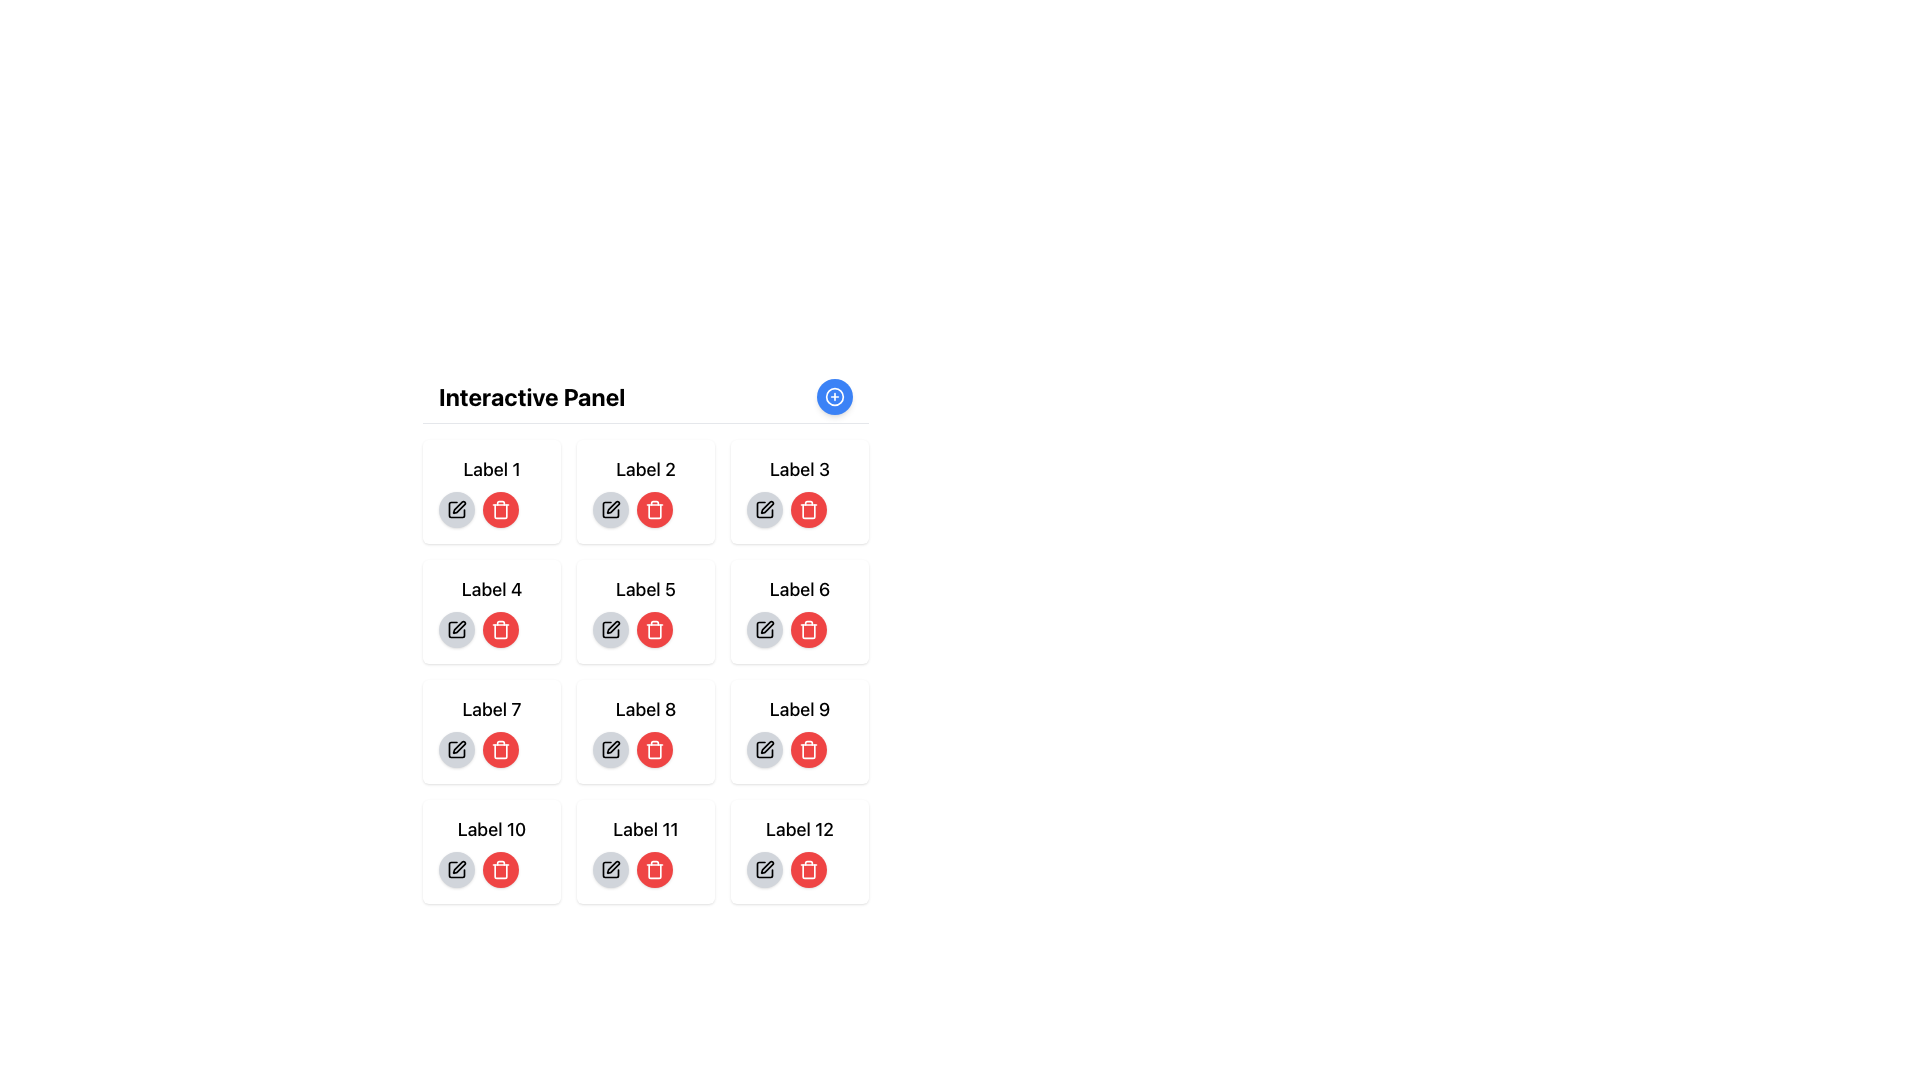  What do you see at coordinates (809, 749) in the screenshot?
I see `the red circular button with a white trash bin icon` at bounding box center [809, 749].